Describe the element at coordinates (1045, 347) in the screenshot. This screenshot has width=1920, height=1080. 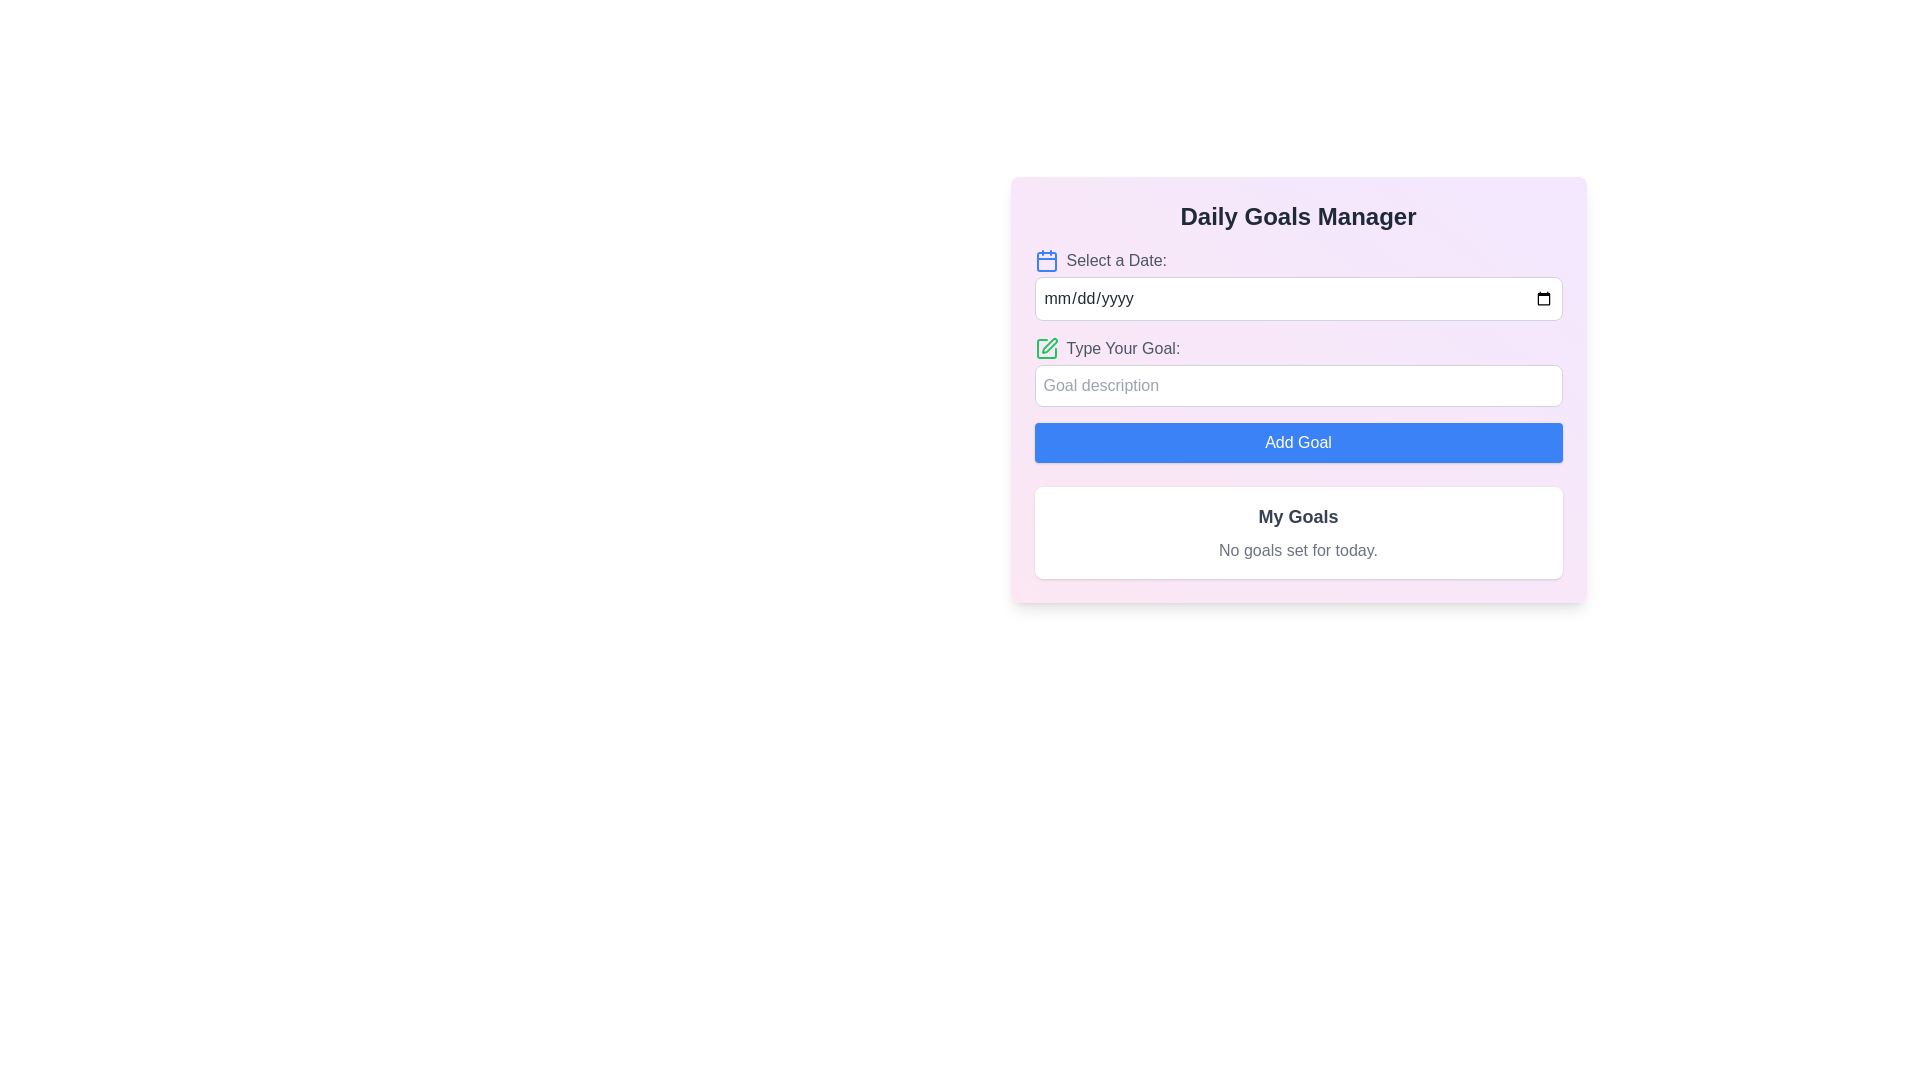
I see `the primary icon next to the label text in the 'Type Your Goal' section, which facilitates editing or input actions` at that location.